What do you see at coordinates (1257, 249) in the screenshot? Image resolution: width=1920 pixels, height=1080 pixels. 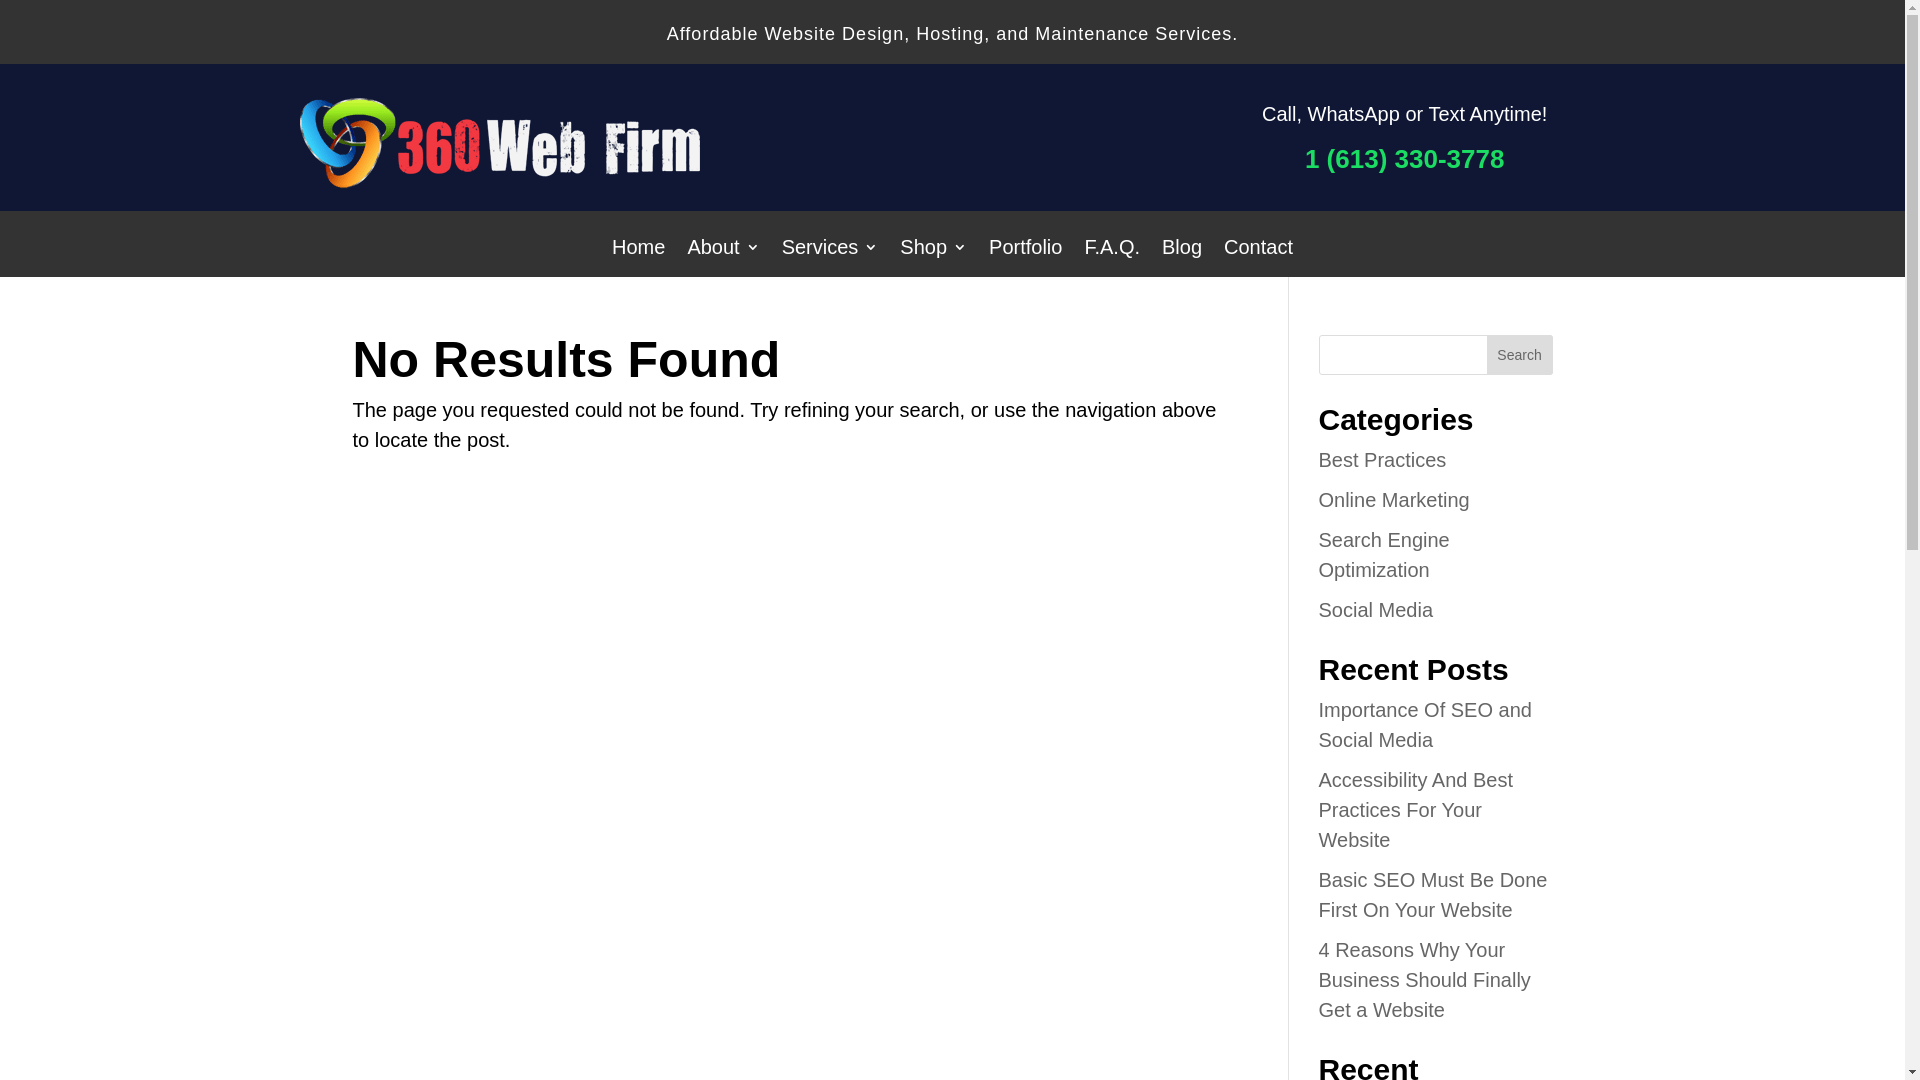 I see `'Contact'` at bounding box center [1257, 249].